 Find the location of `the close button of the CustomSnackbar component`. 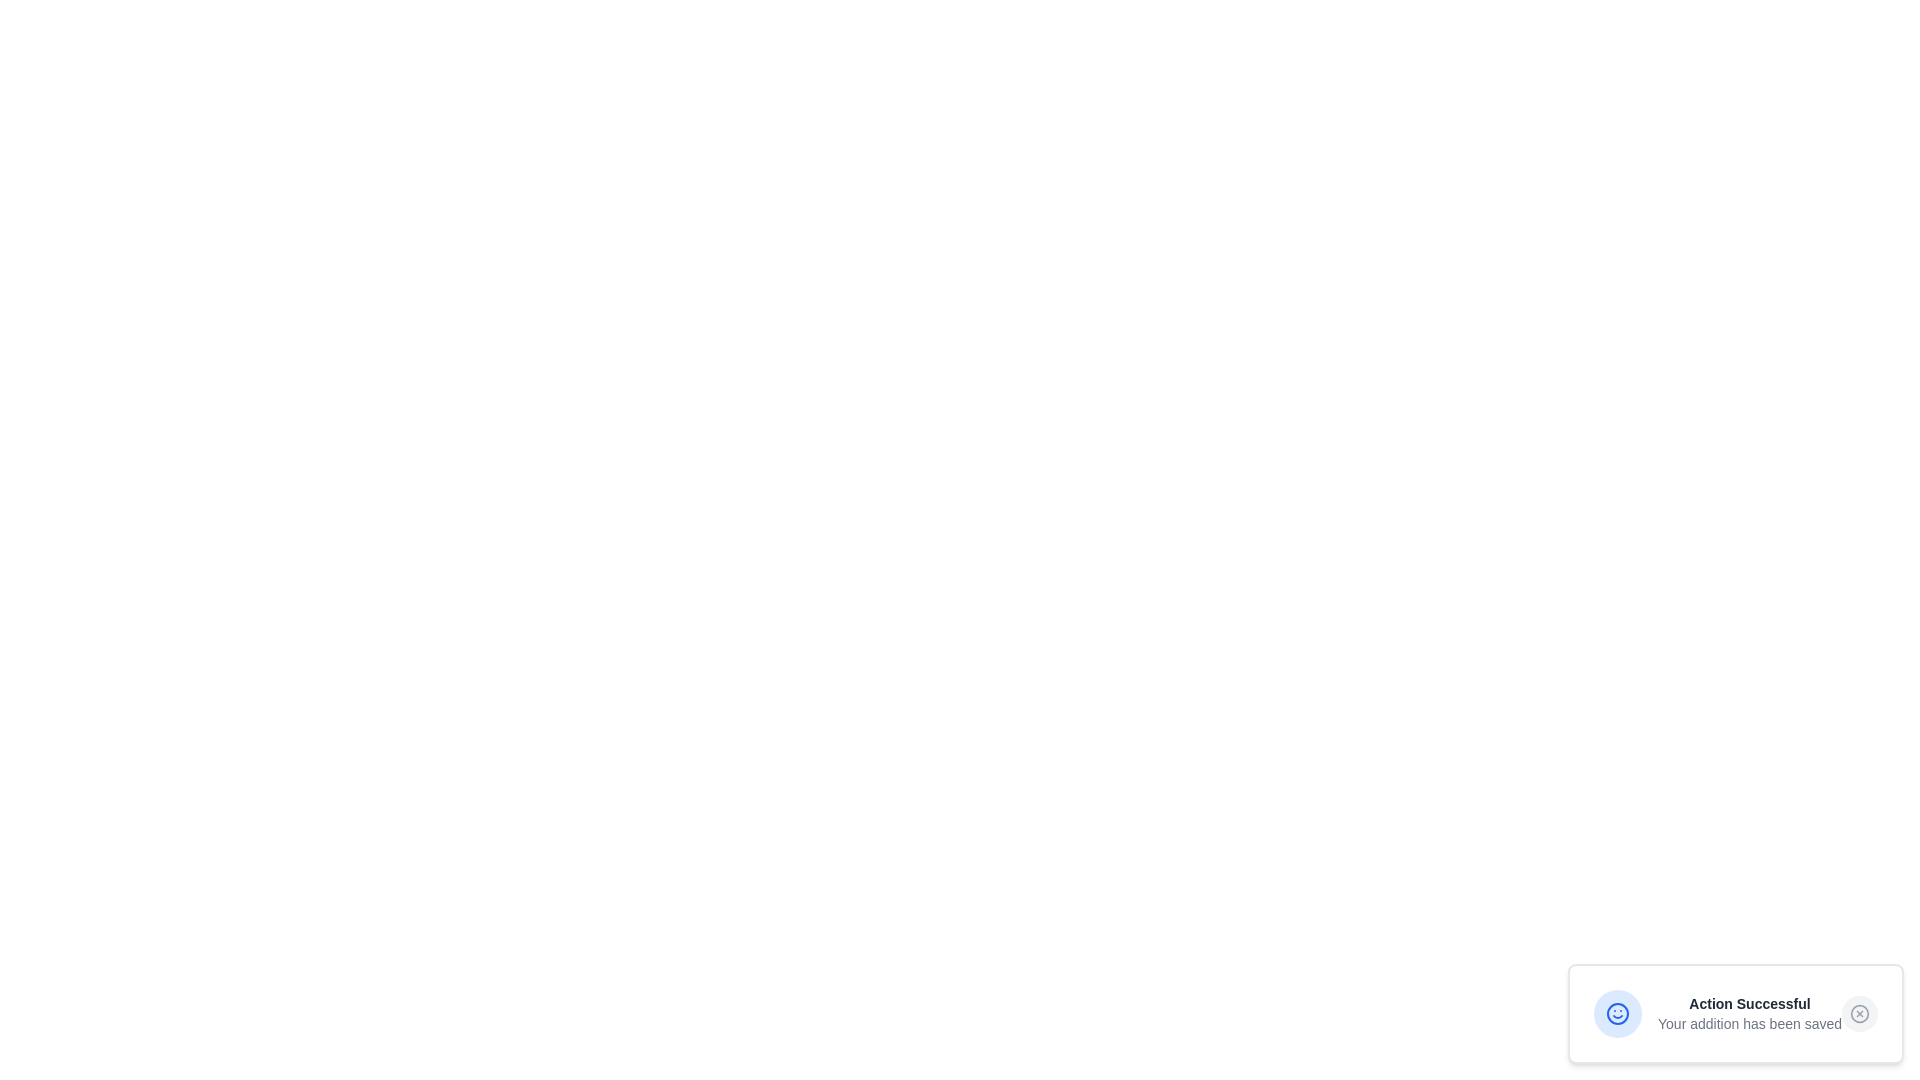

the close button of the CustomSnackbar component is located at coordinates (1859, 1014).